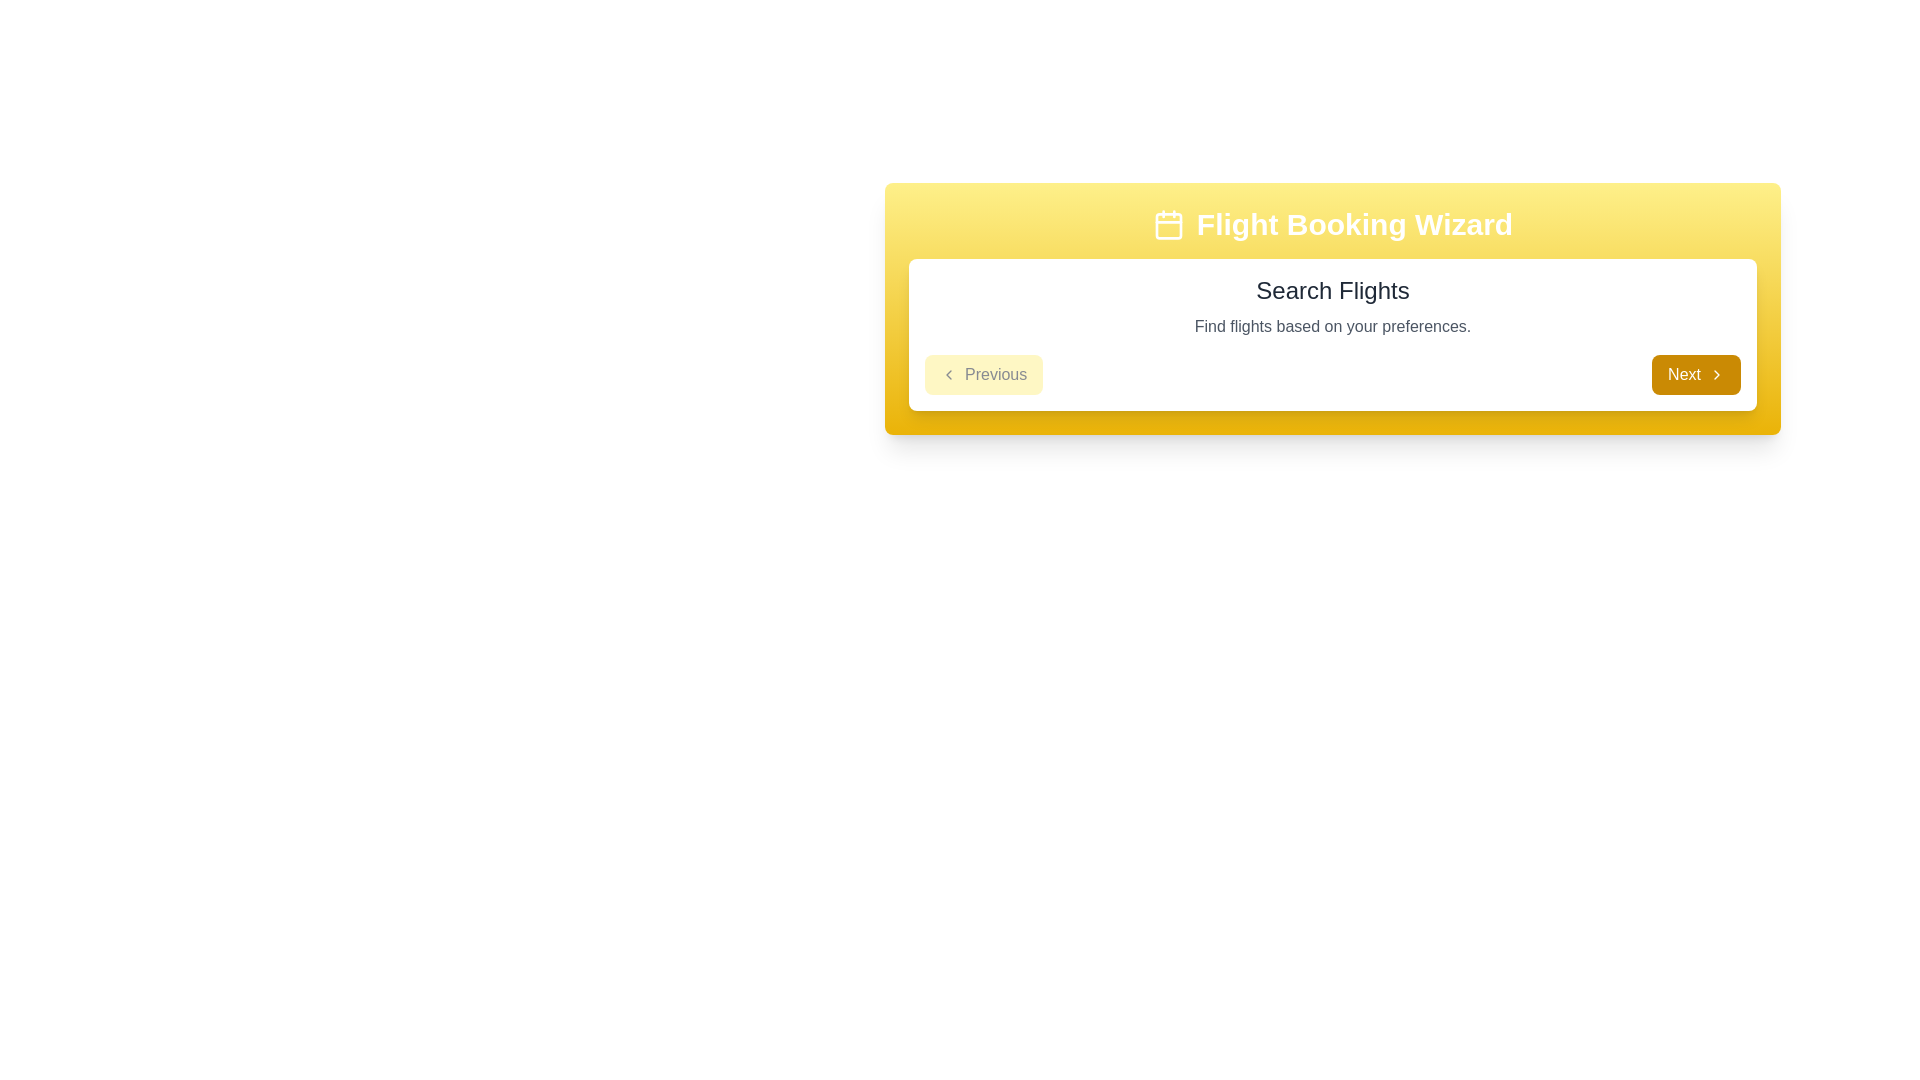  What do you see at coordinates (1695, 374) in the screenshot?
I see `the 'Next' button, which is a rectangular button with rounded corners displaying the text 'Next' in white on a yellow background, to observe the color change` at bounding box center [1695, 374].